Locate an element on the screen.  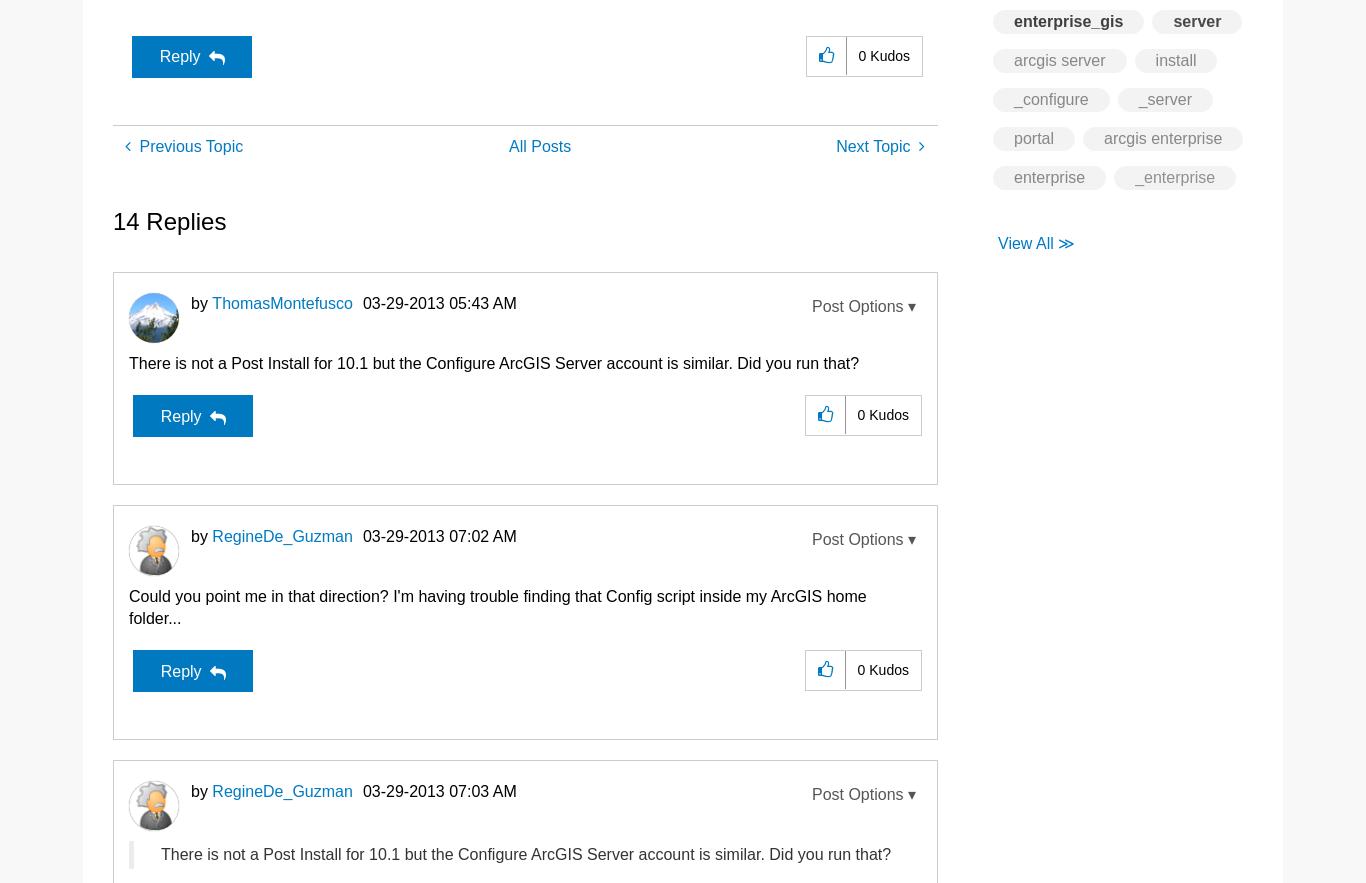
'All Posts' is located at coordinates (539, 145).